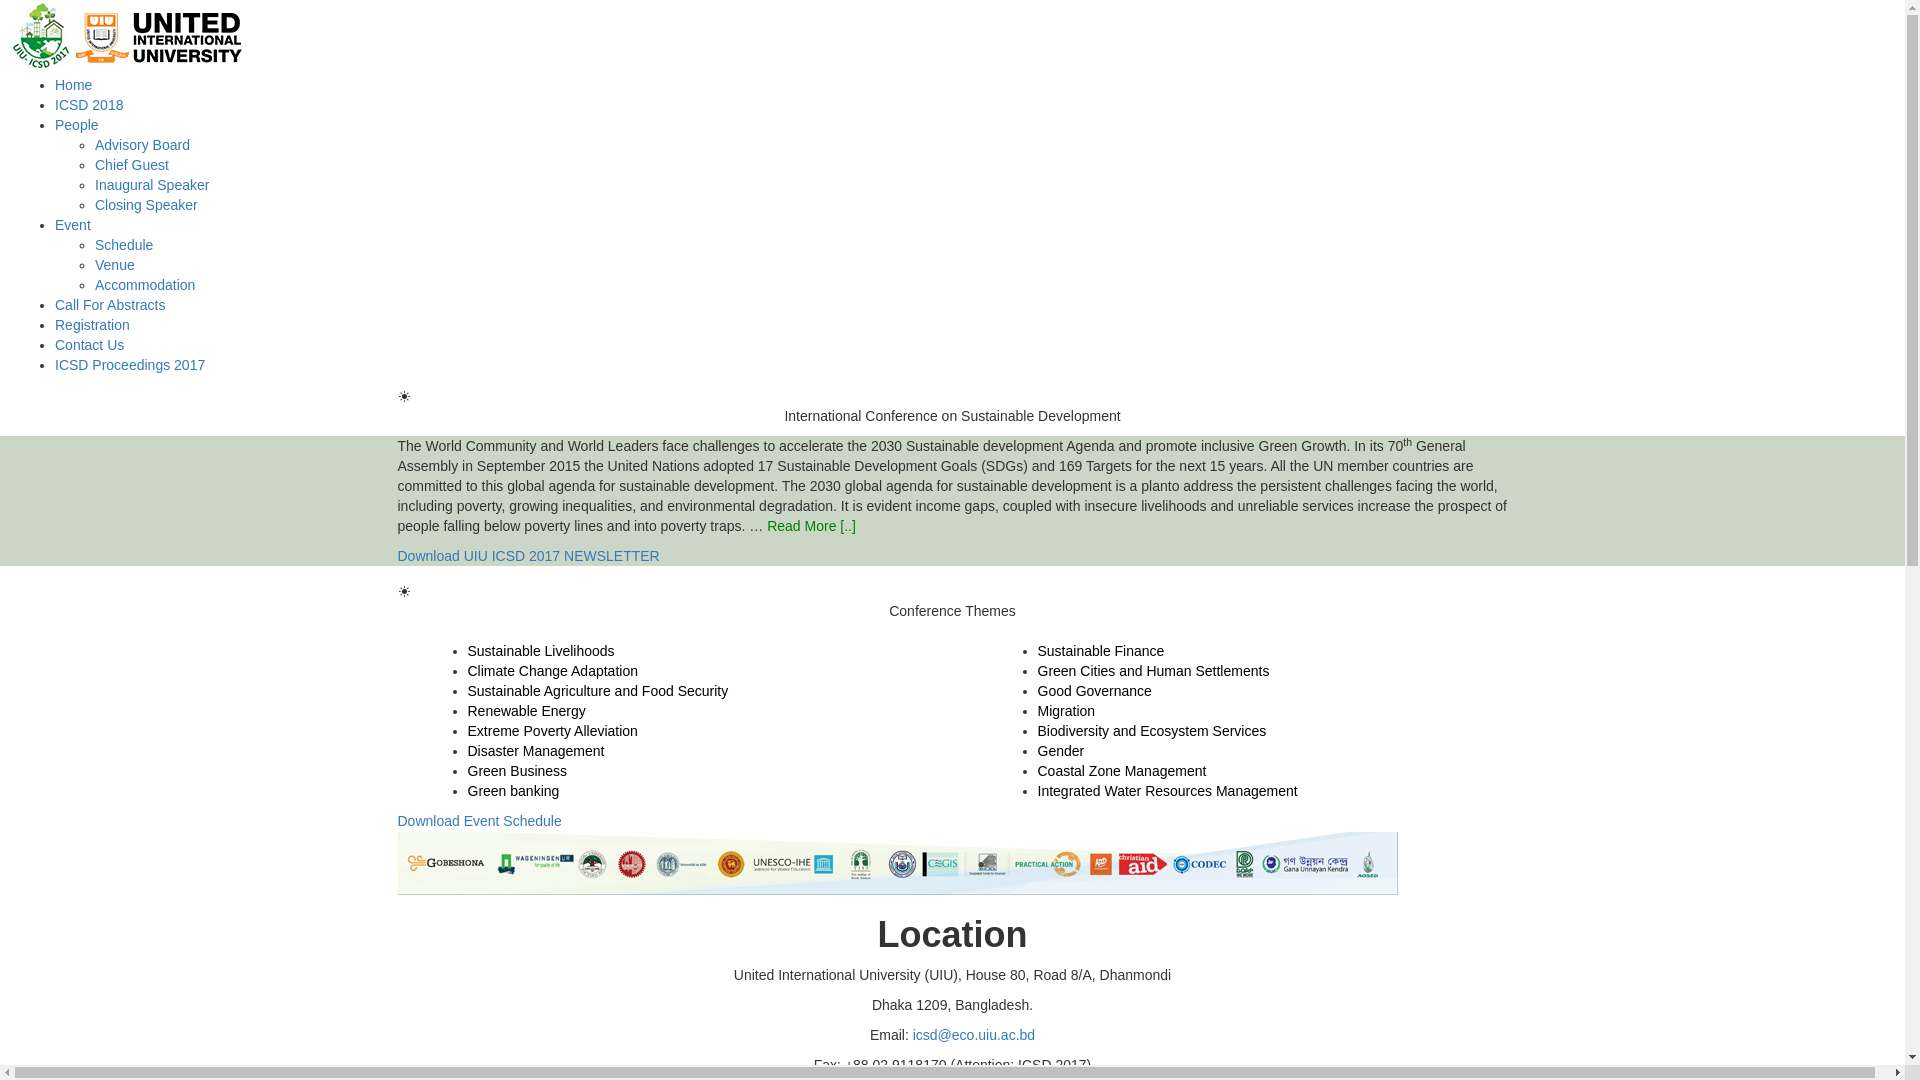 The width and height of the screenshot is (1920, 1080). Describe the element at coordinates (123, 244) in the screenshot. I see `'Schedule'` at that location.